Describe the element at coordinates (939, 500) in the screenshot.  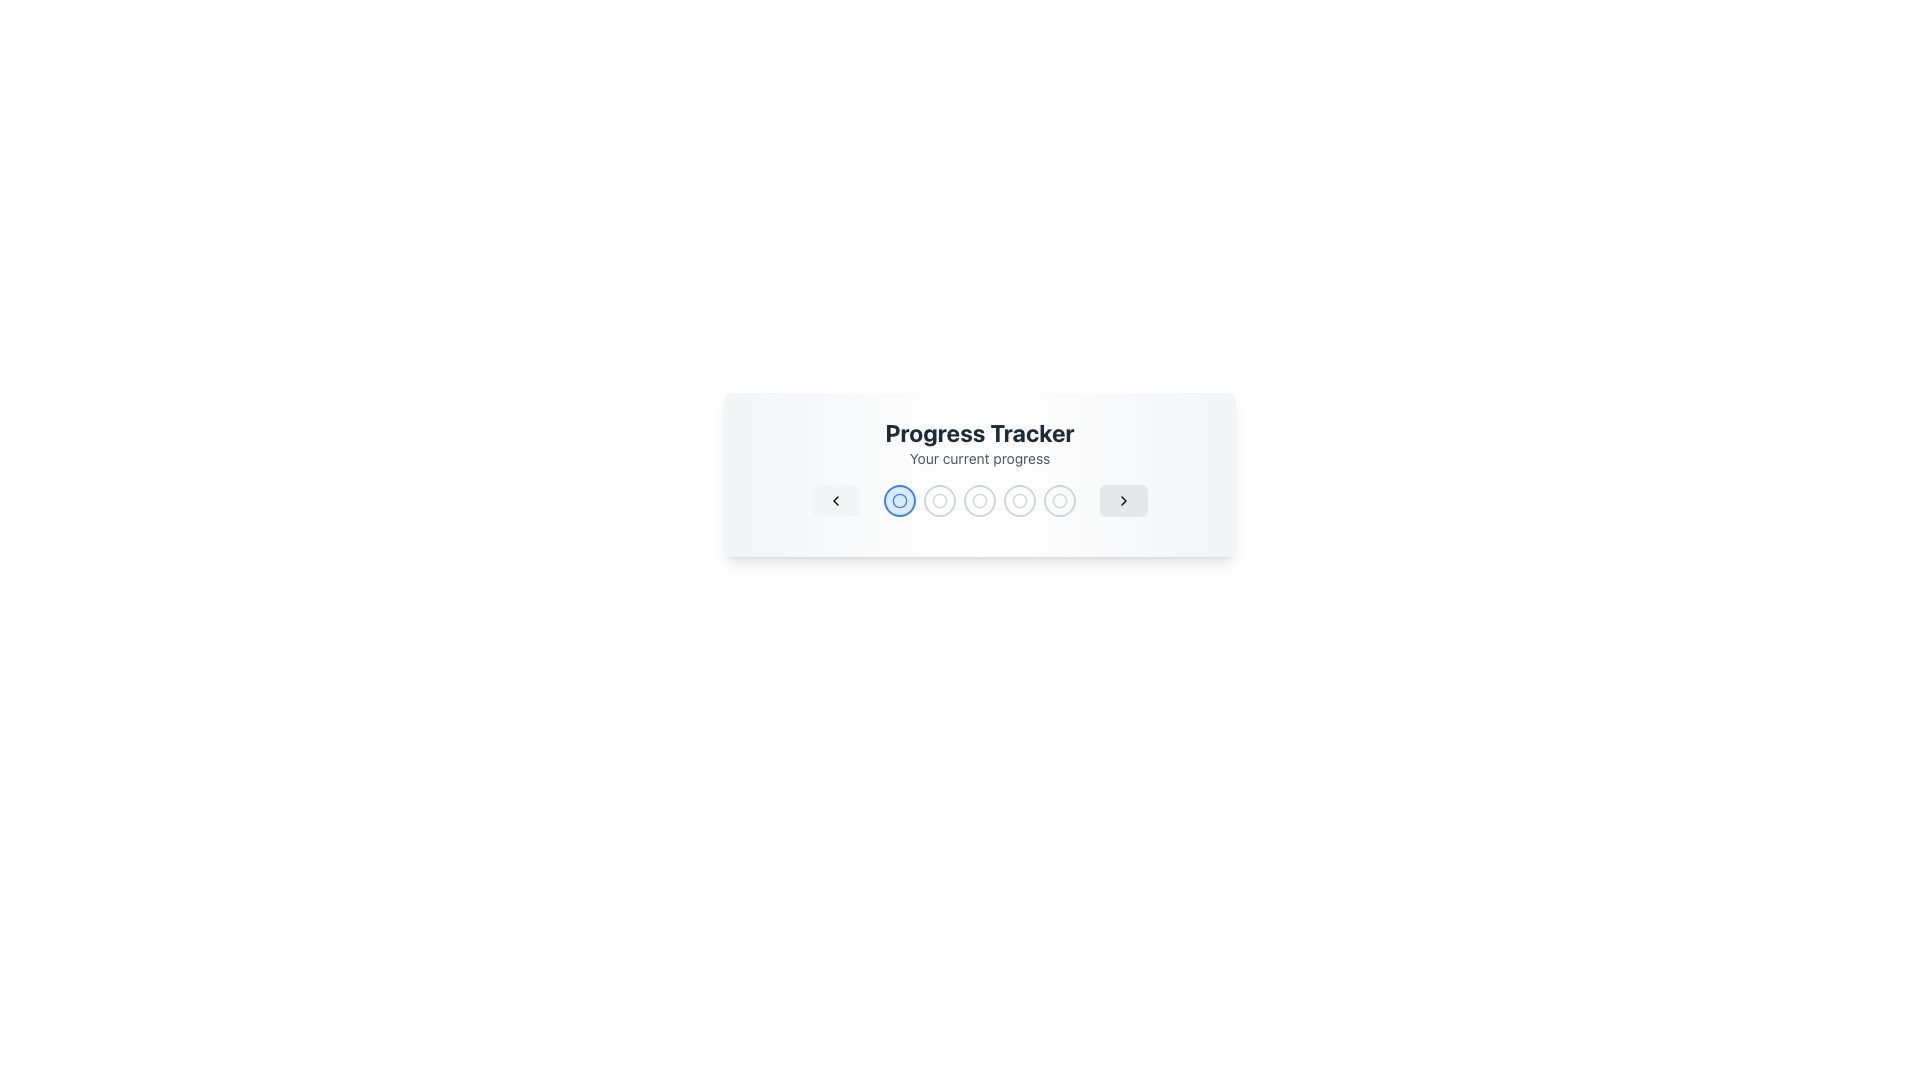
I see `the second circular progress indicator in the progress tracker` at that location.